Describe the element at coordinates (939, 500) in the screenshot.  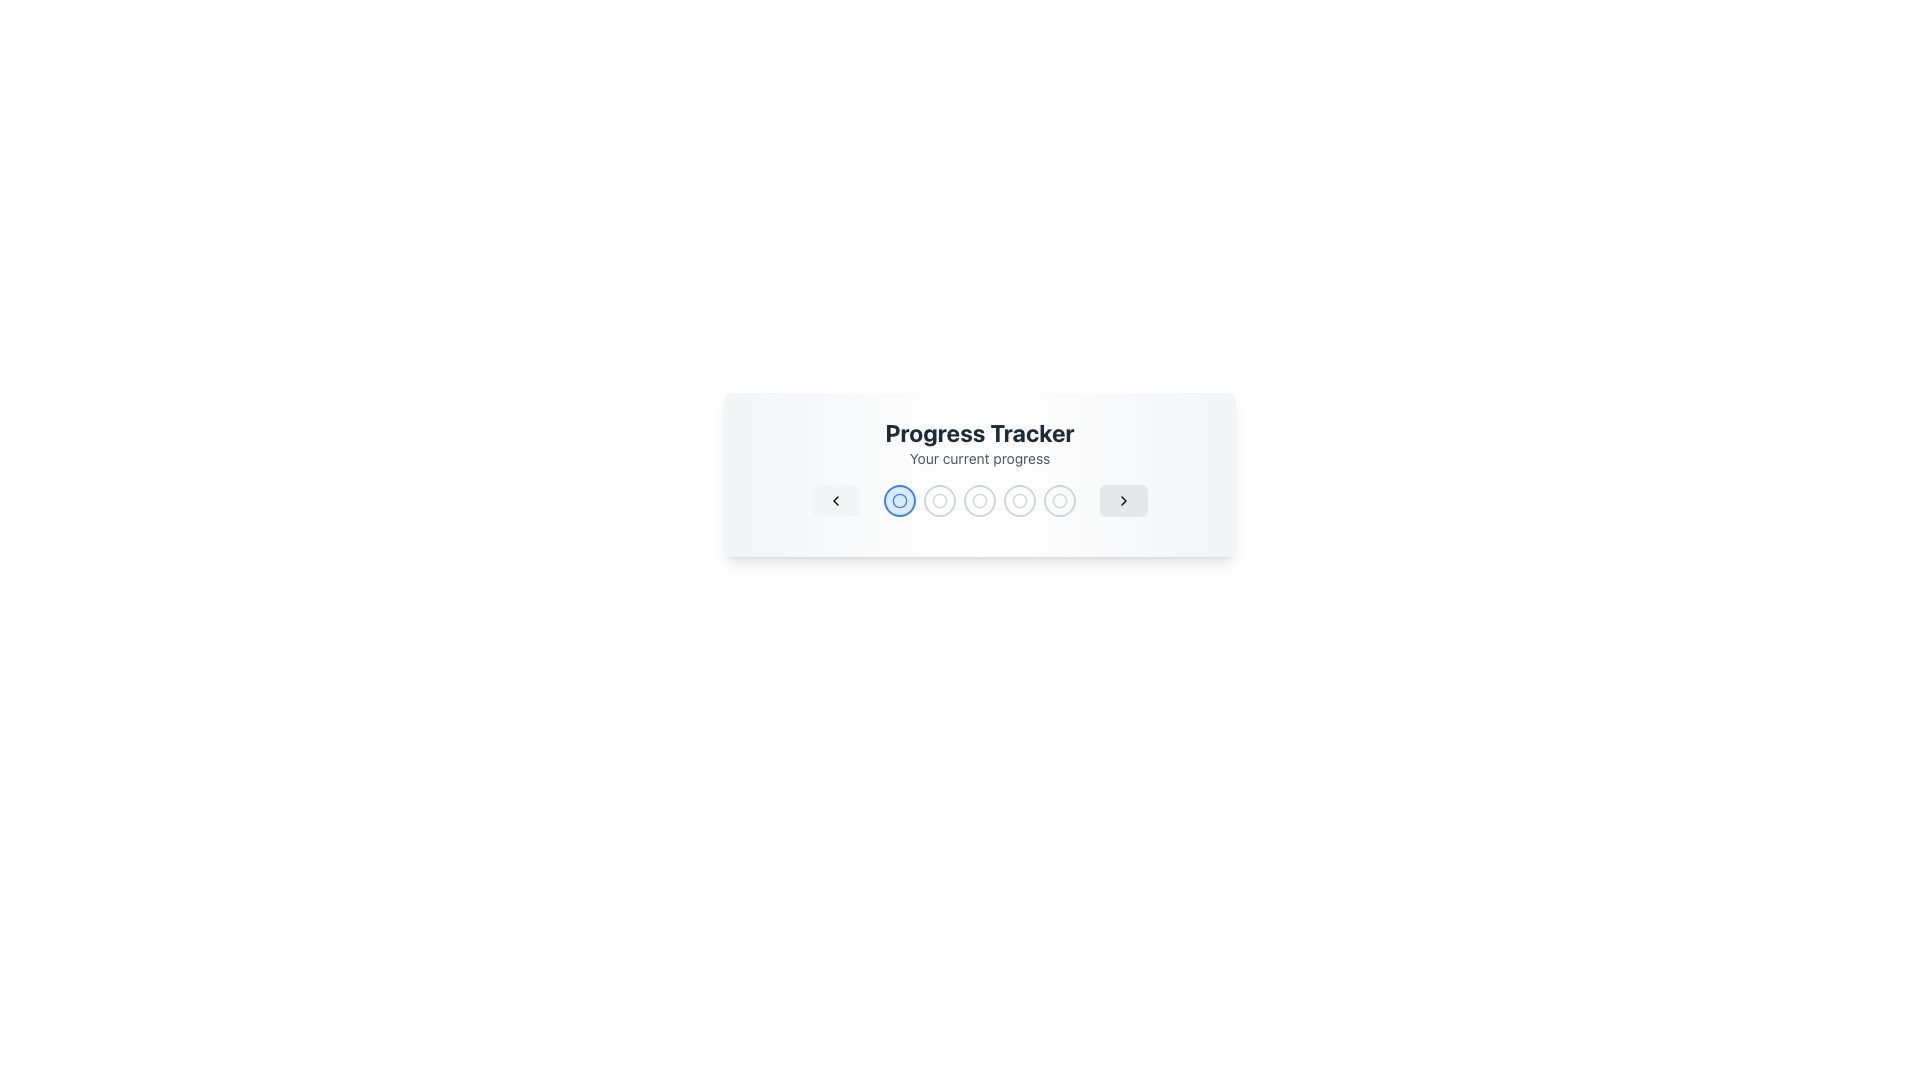
I see `the second circular progress indicator in the progress tracker` at that location.